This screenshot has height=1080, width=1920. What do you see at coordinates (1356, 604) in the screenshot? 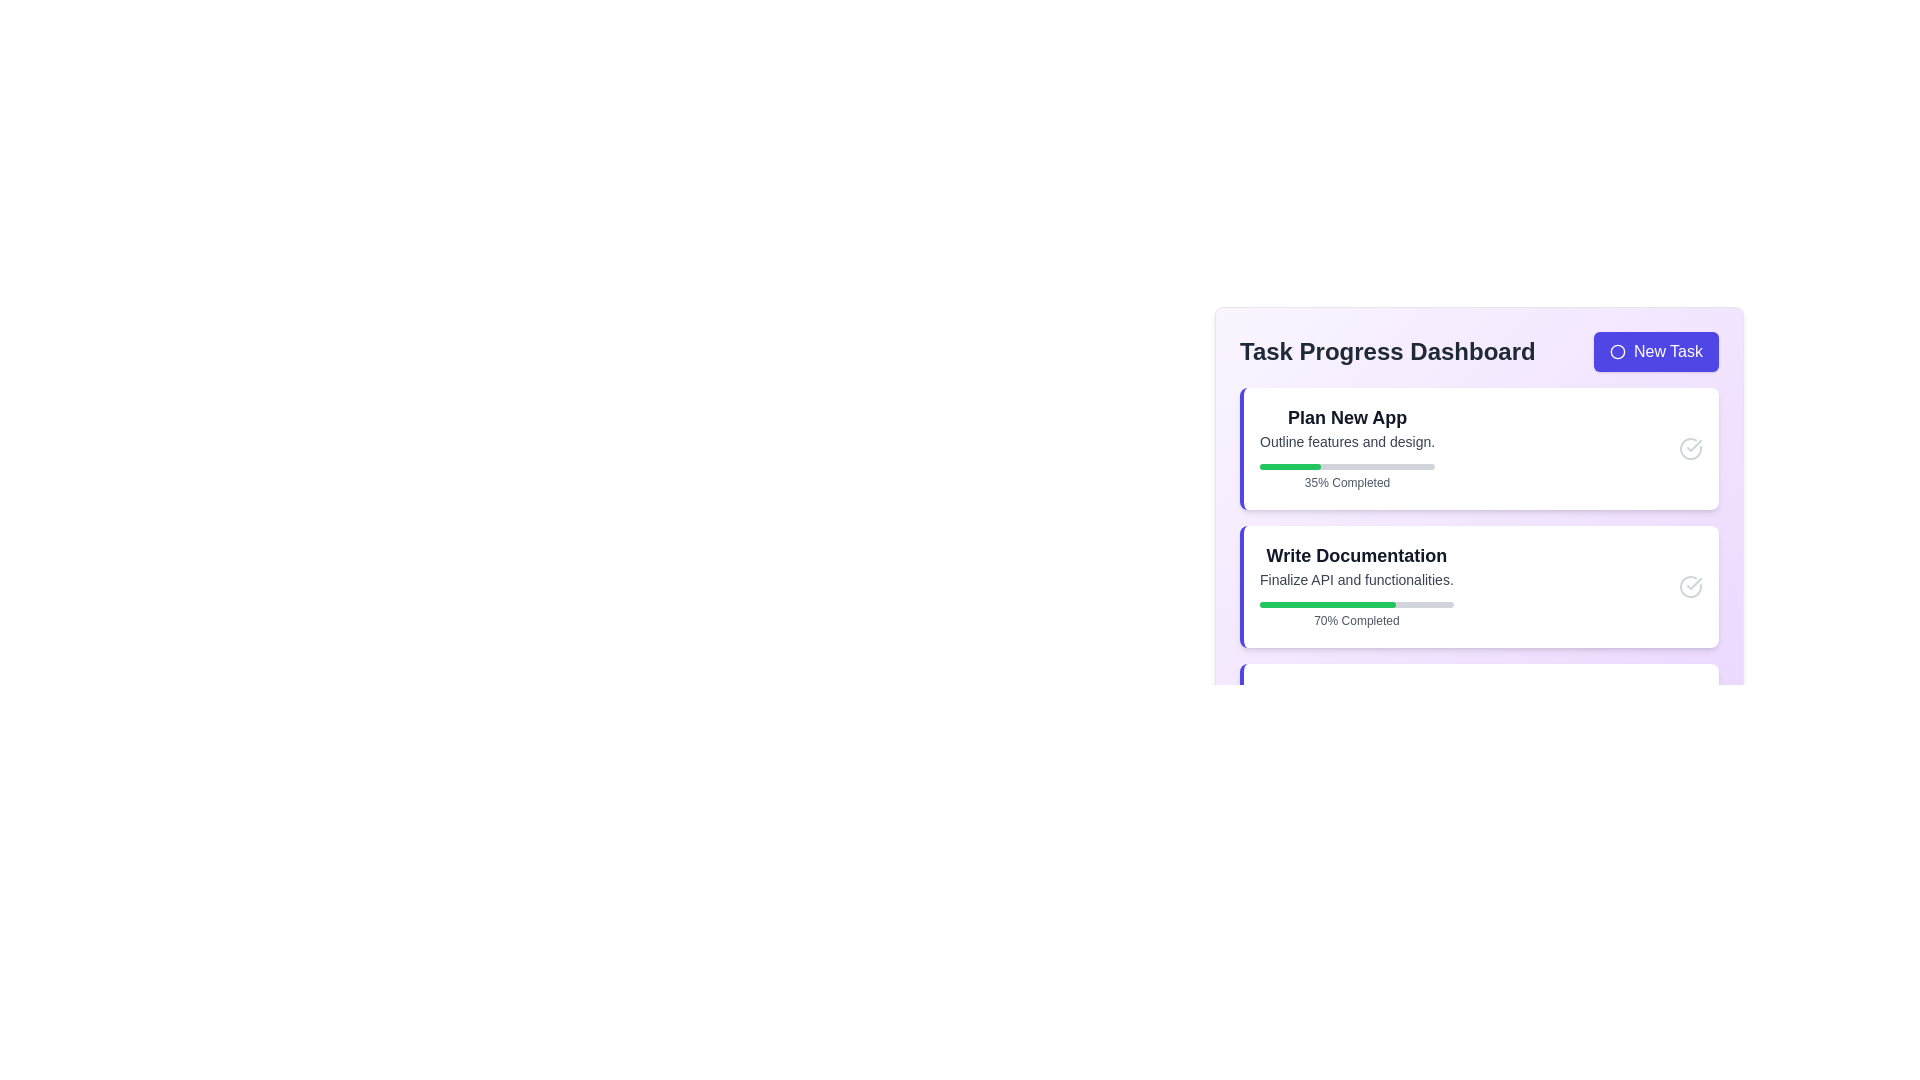
I see `the Progress Bar indicating 70% completion for the task 'Write Documentation', which is positioned below the text '70% Completed'` at bounding box center [1356, 604].